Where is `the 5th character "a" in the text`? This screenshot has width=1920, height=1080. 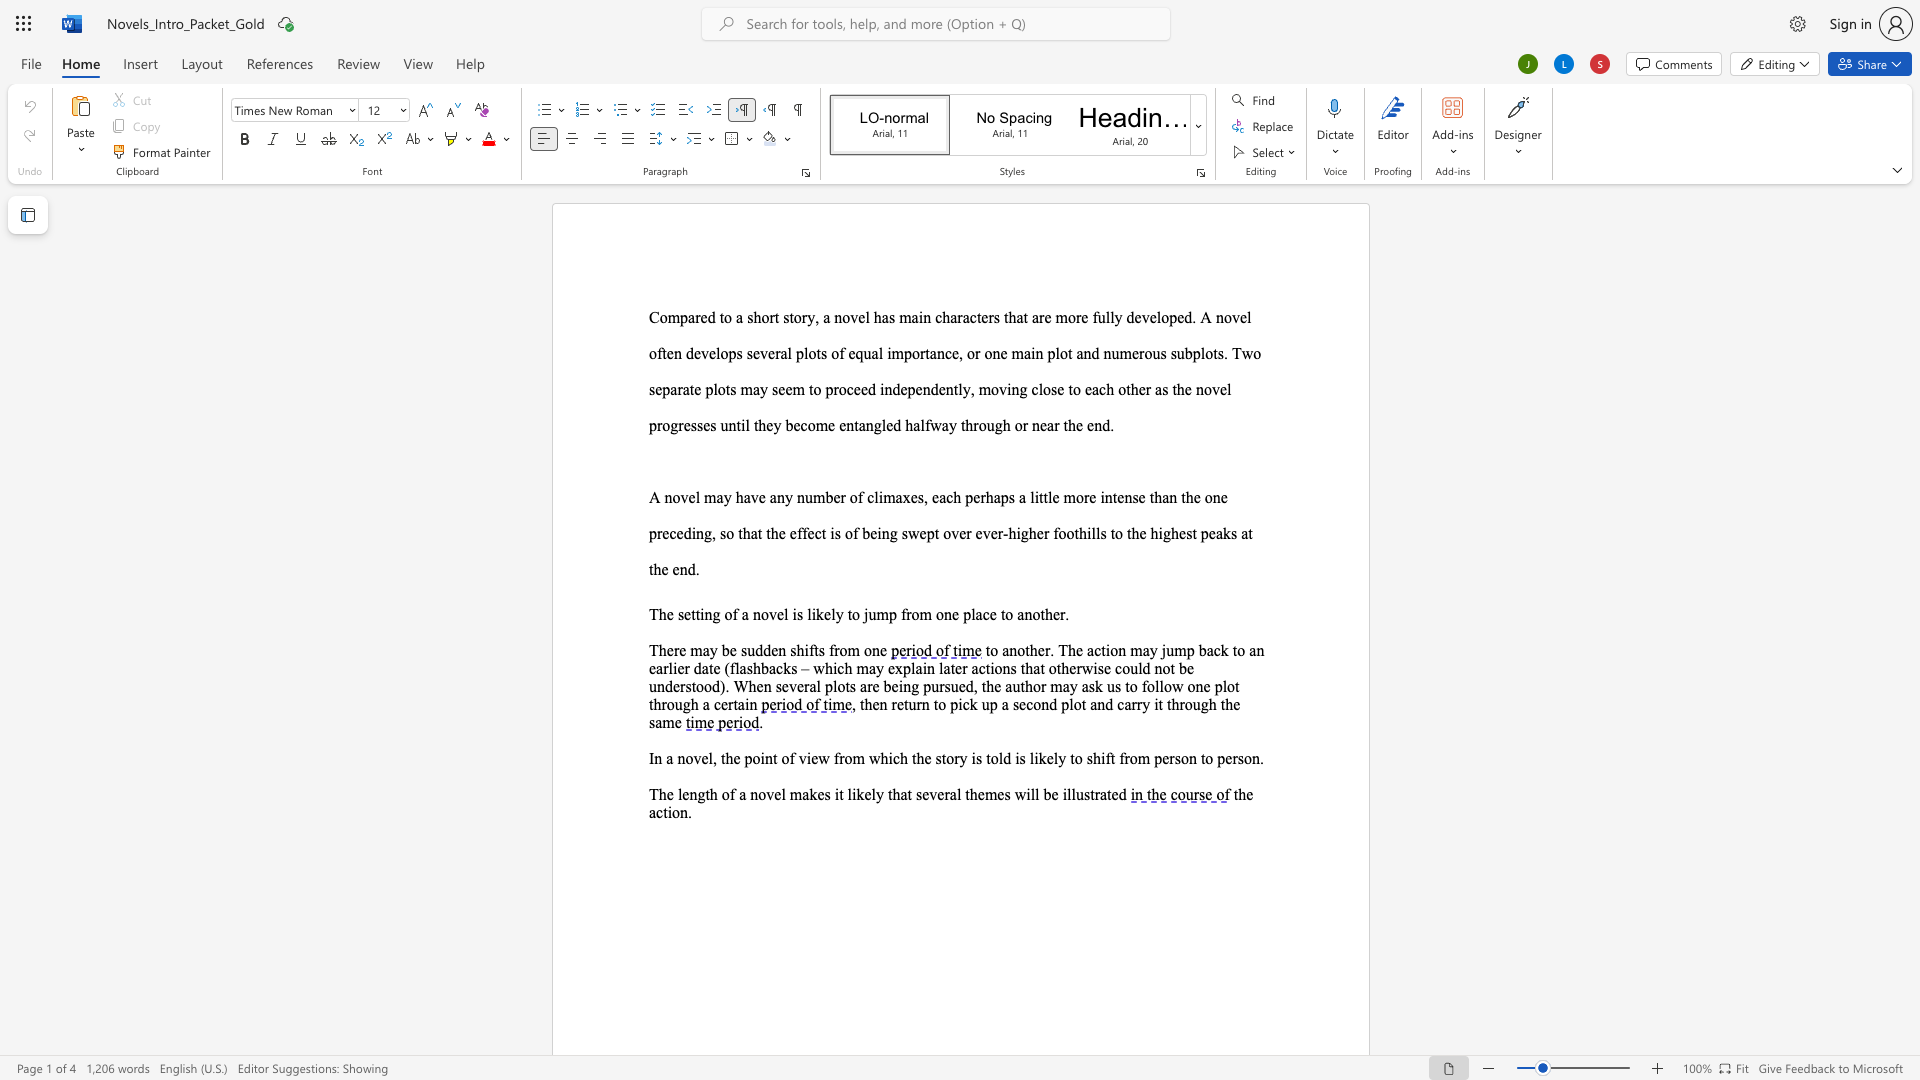 the 5th character "a" in the text is located at coordinates (941, 496).